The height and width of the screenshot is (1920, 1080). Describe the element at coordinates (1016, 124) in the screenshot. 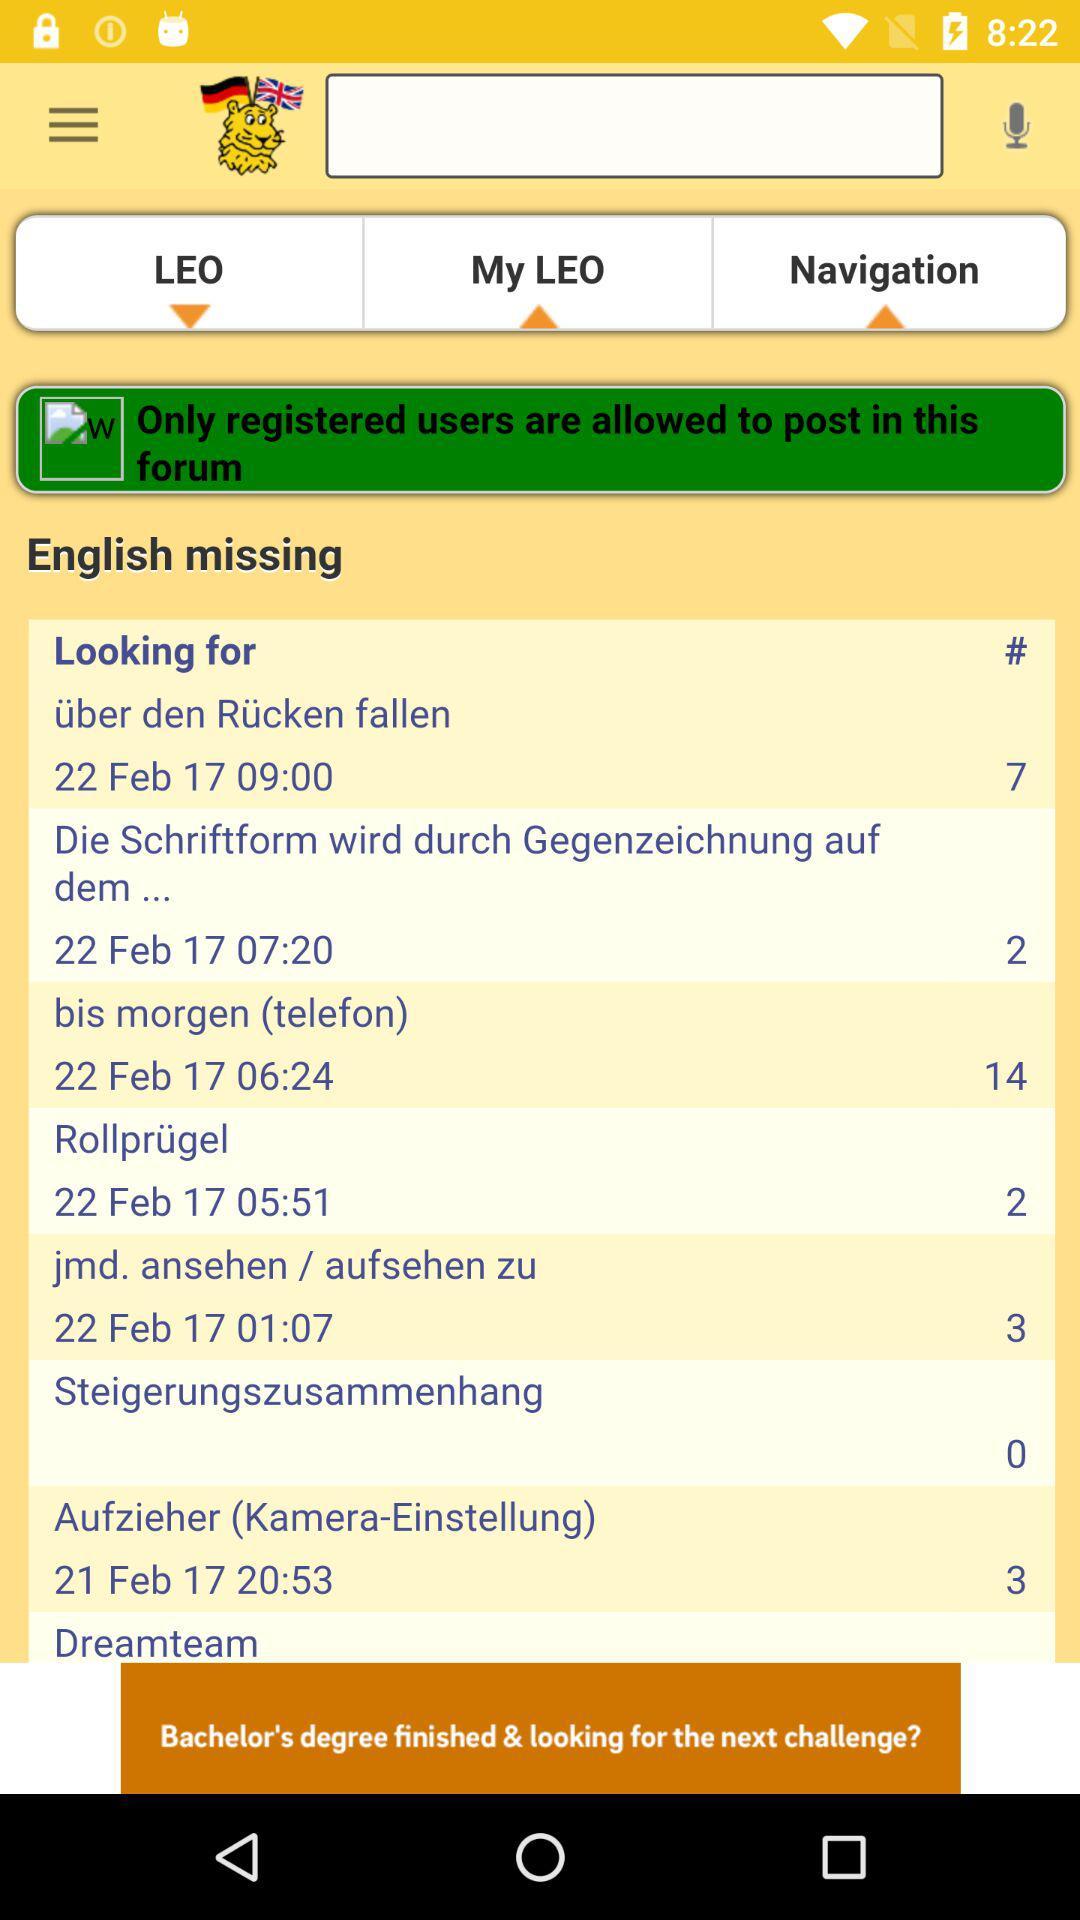

I see `voice search option` at that location.